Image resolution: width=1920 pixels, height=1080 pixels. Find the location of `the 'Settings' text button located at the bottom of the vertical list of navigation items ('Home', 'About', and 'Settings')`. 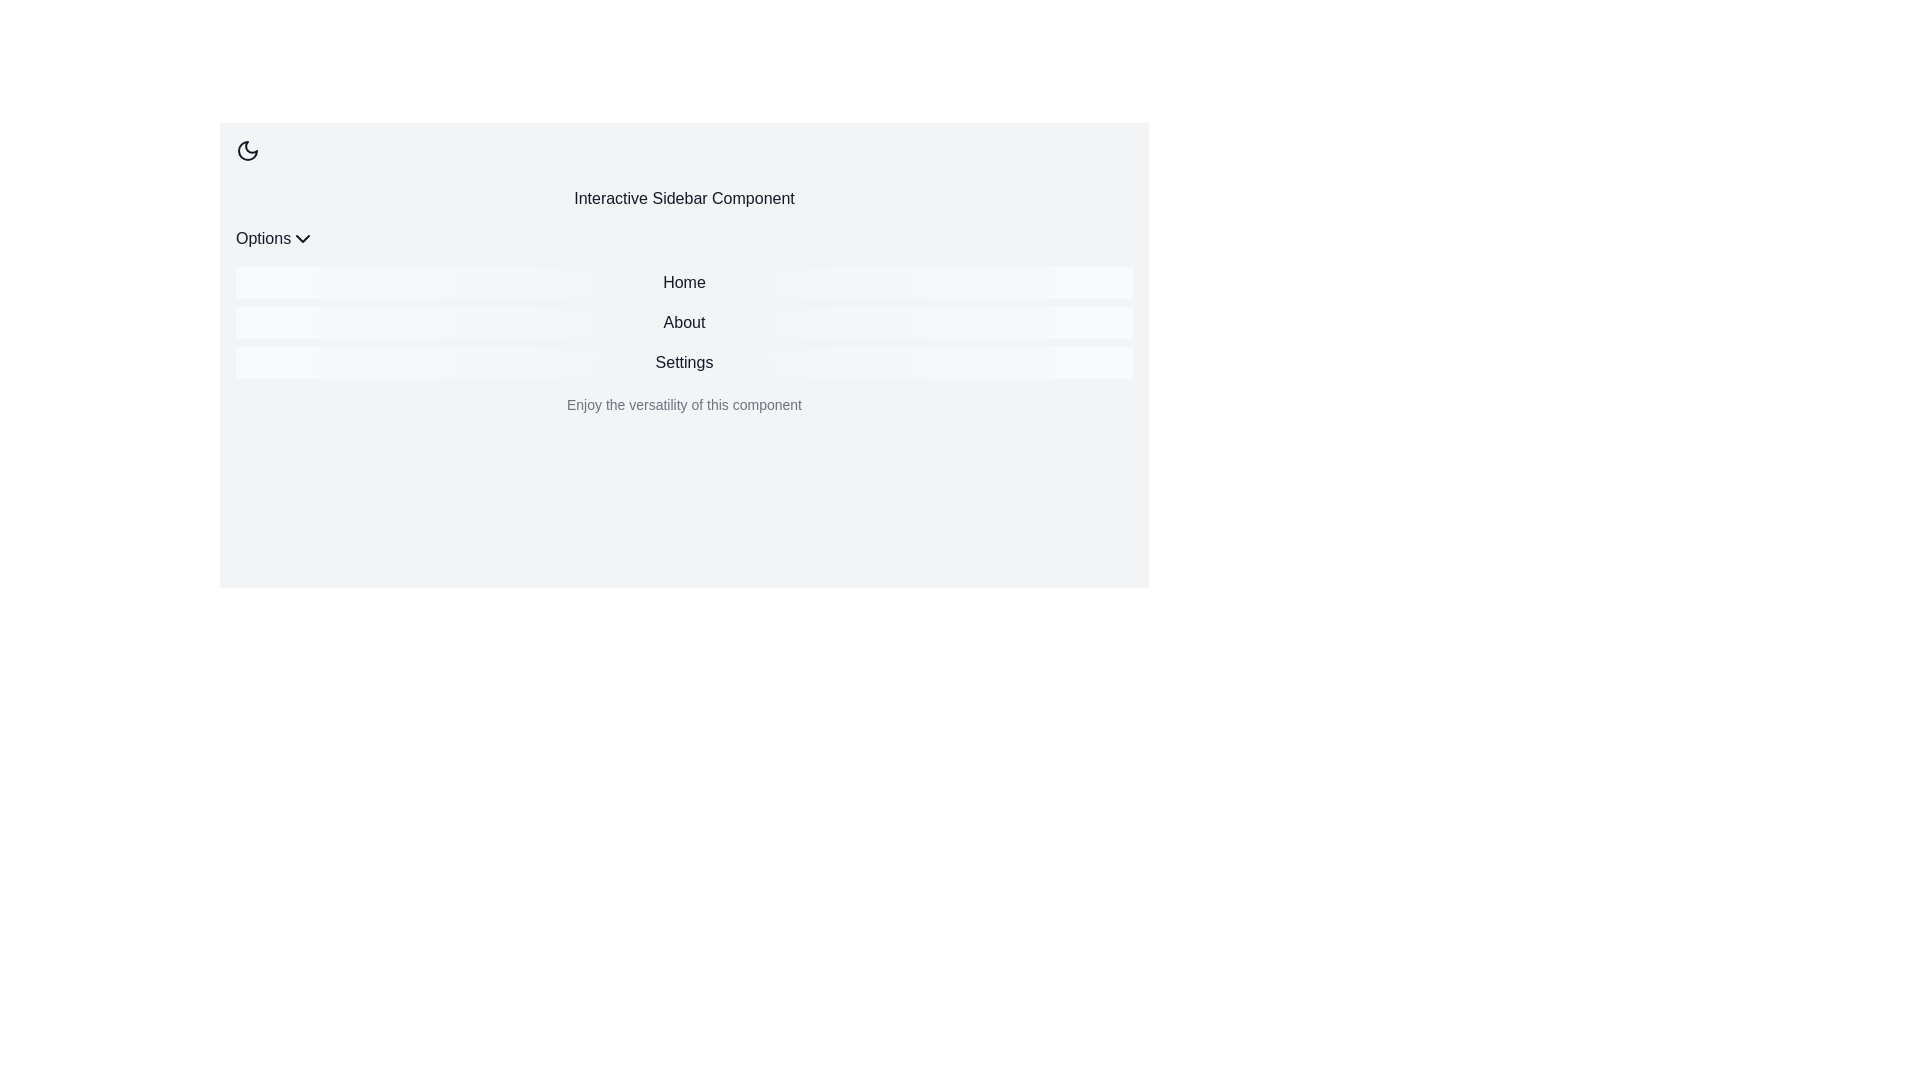

the 'Settings' text button located at the bottom of the vertical list of navigation items ('Home', 'About', and 'Settings') is located at coordinates (684, 362).